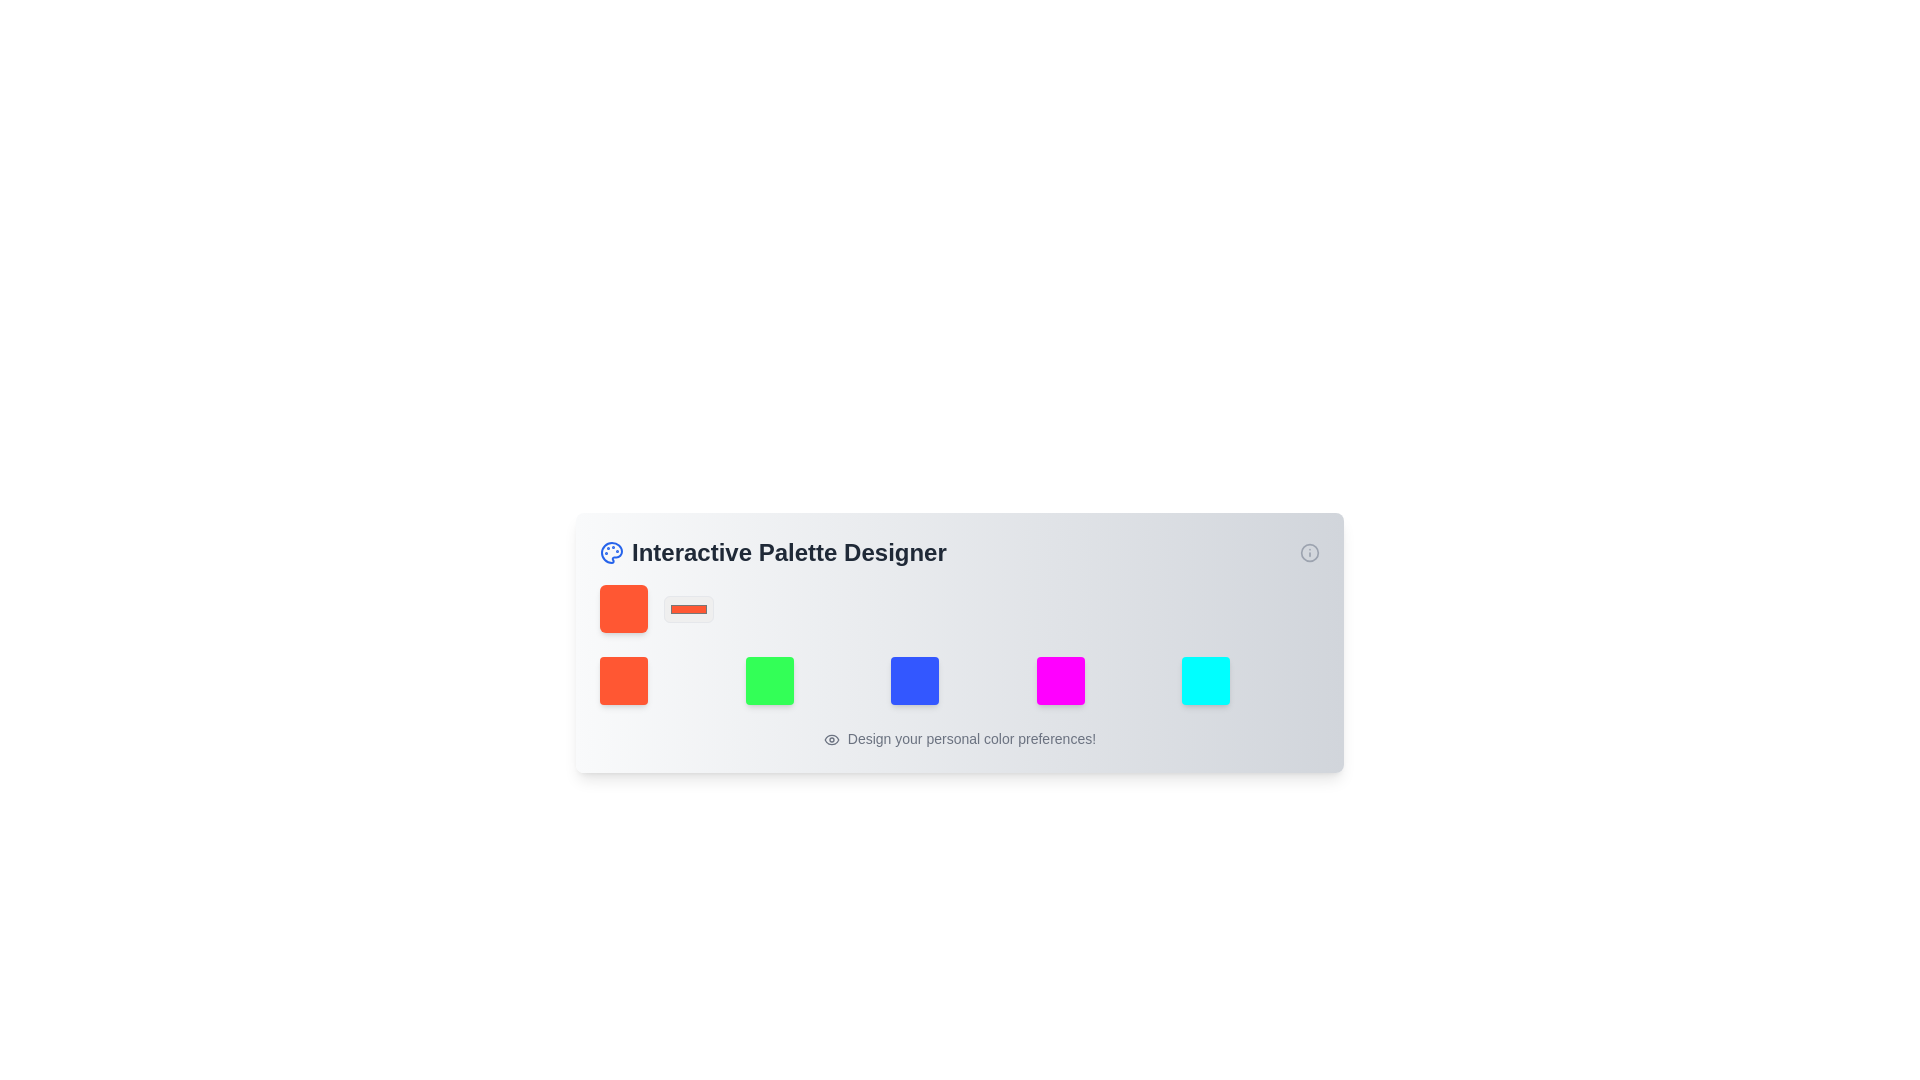 The height and width of the screenshot is (1080, 1920). I want to click on the circular button with a cyan background located at the bottom-right section of the interface to interact, so click(1205, 680).